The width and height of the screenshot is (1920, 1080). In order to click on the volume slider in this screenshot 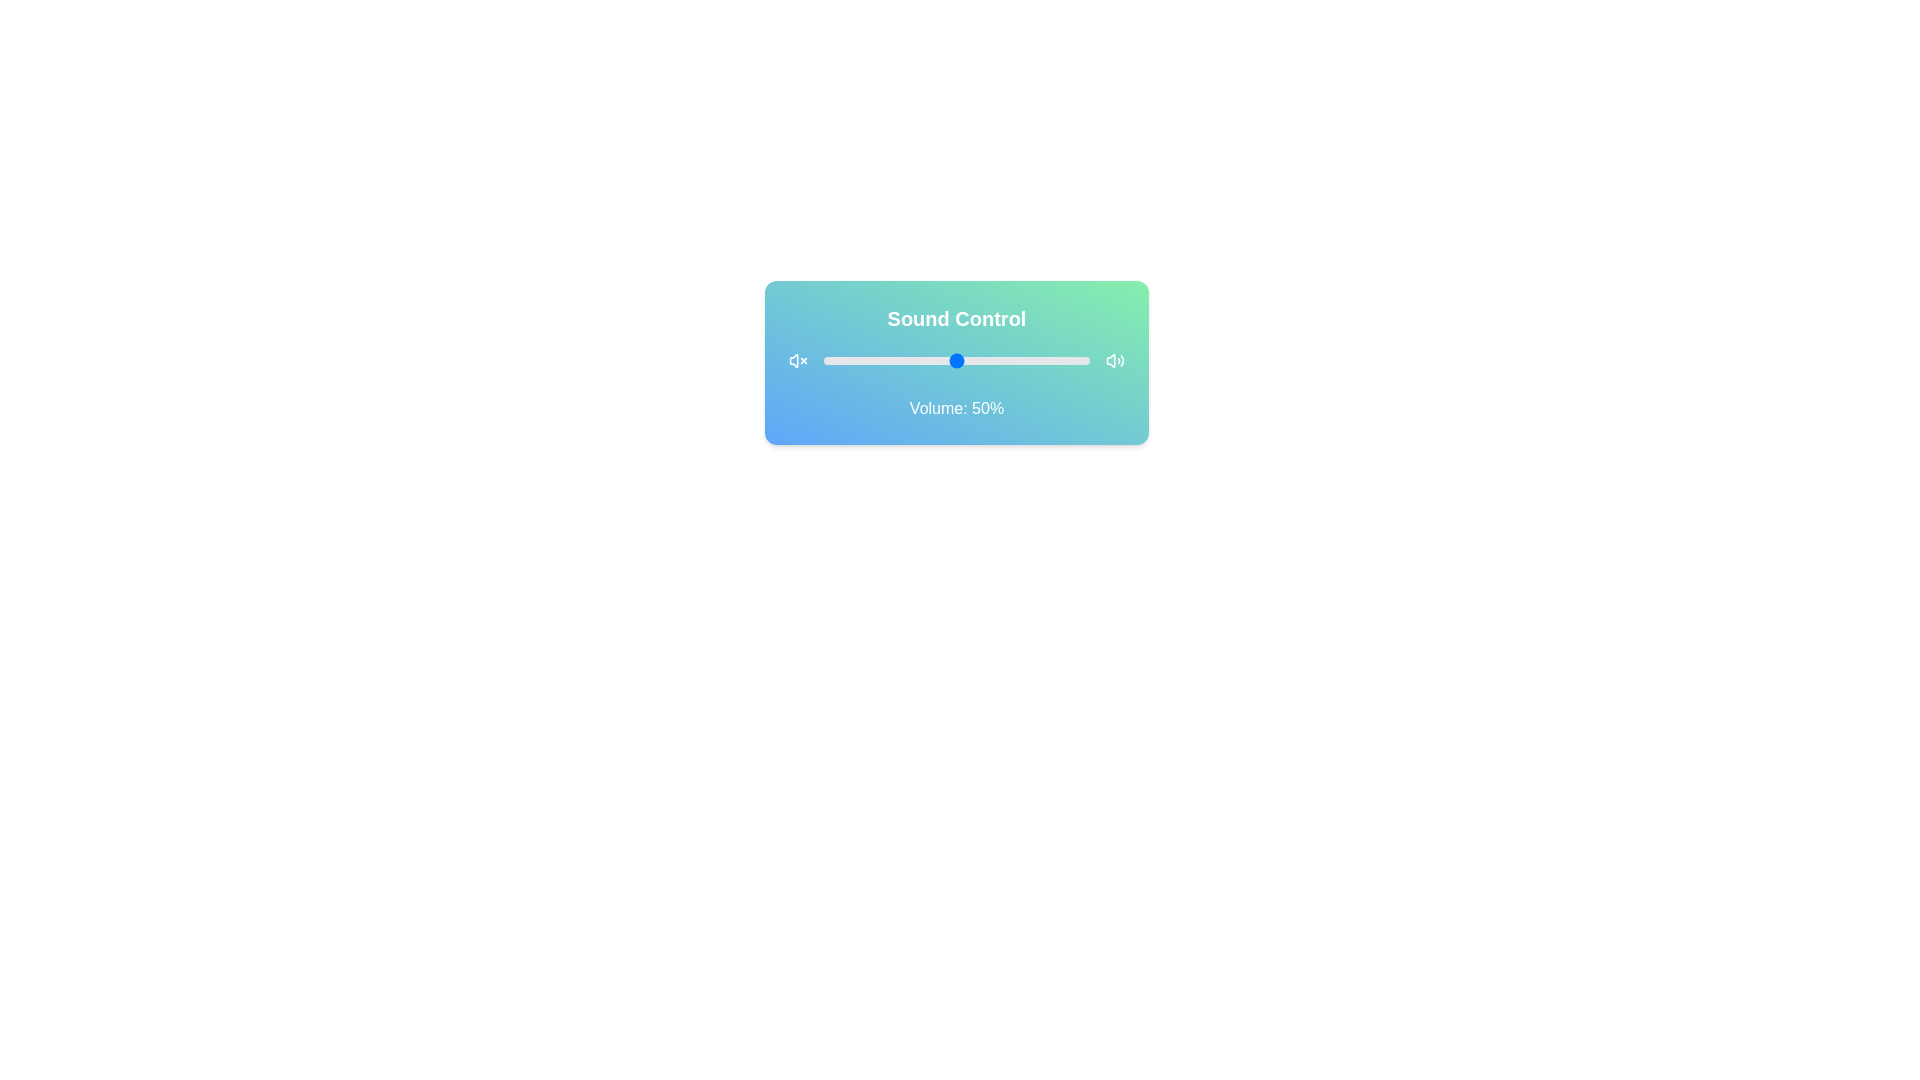, I will do `click(1067, 361)`.